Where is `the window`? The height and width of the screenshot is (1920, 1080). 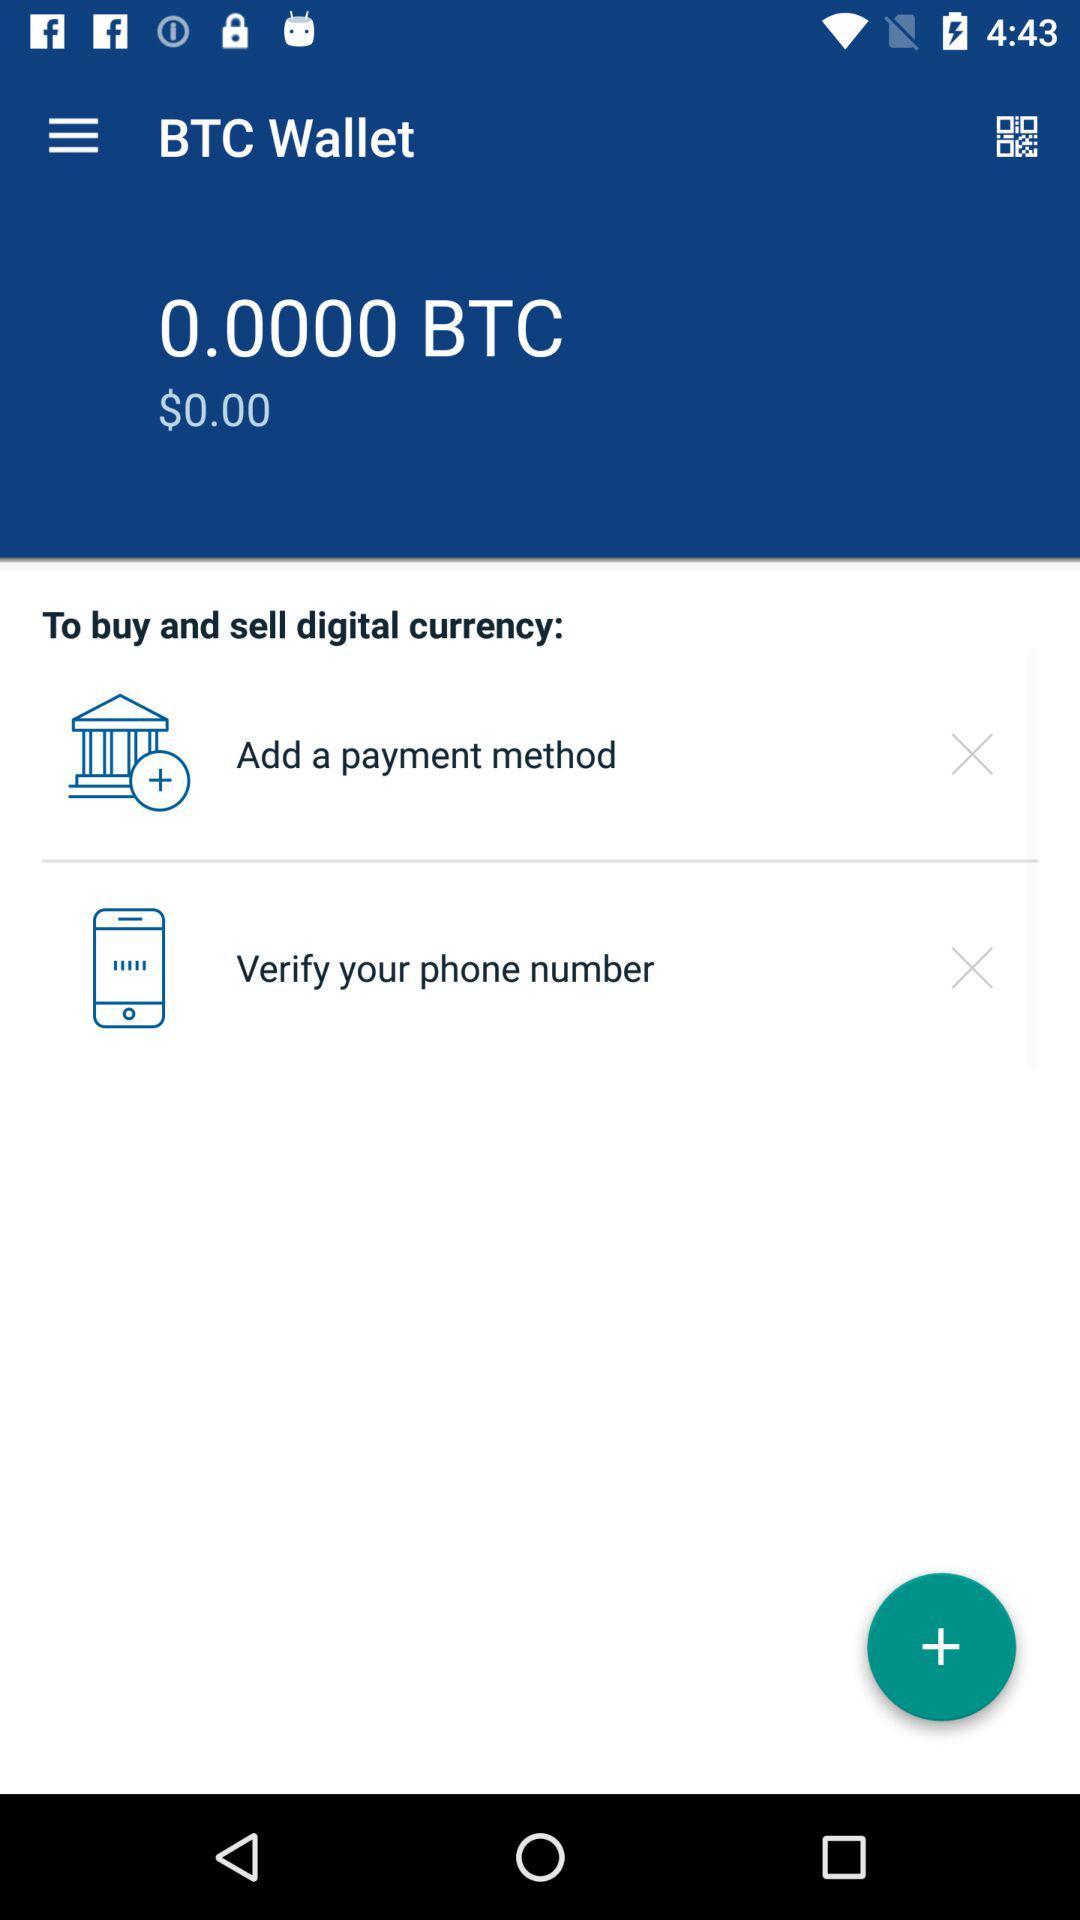
the window is located at coordinates (971, 753).